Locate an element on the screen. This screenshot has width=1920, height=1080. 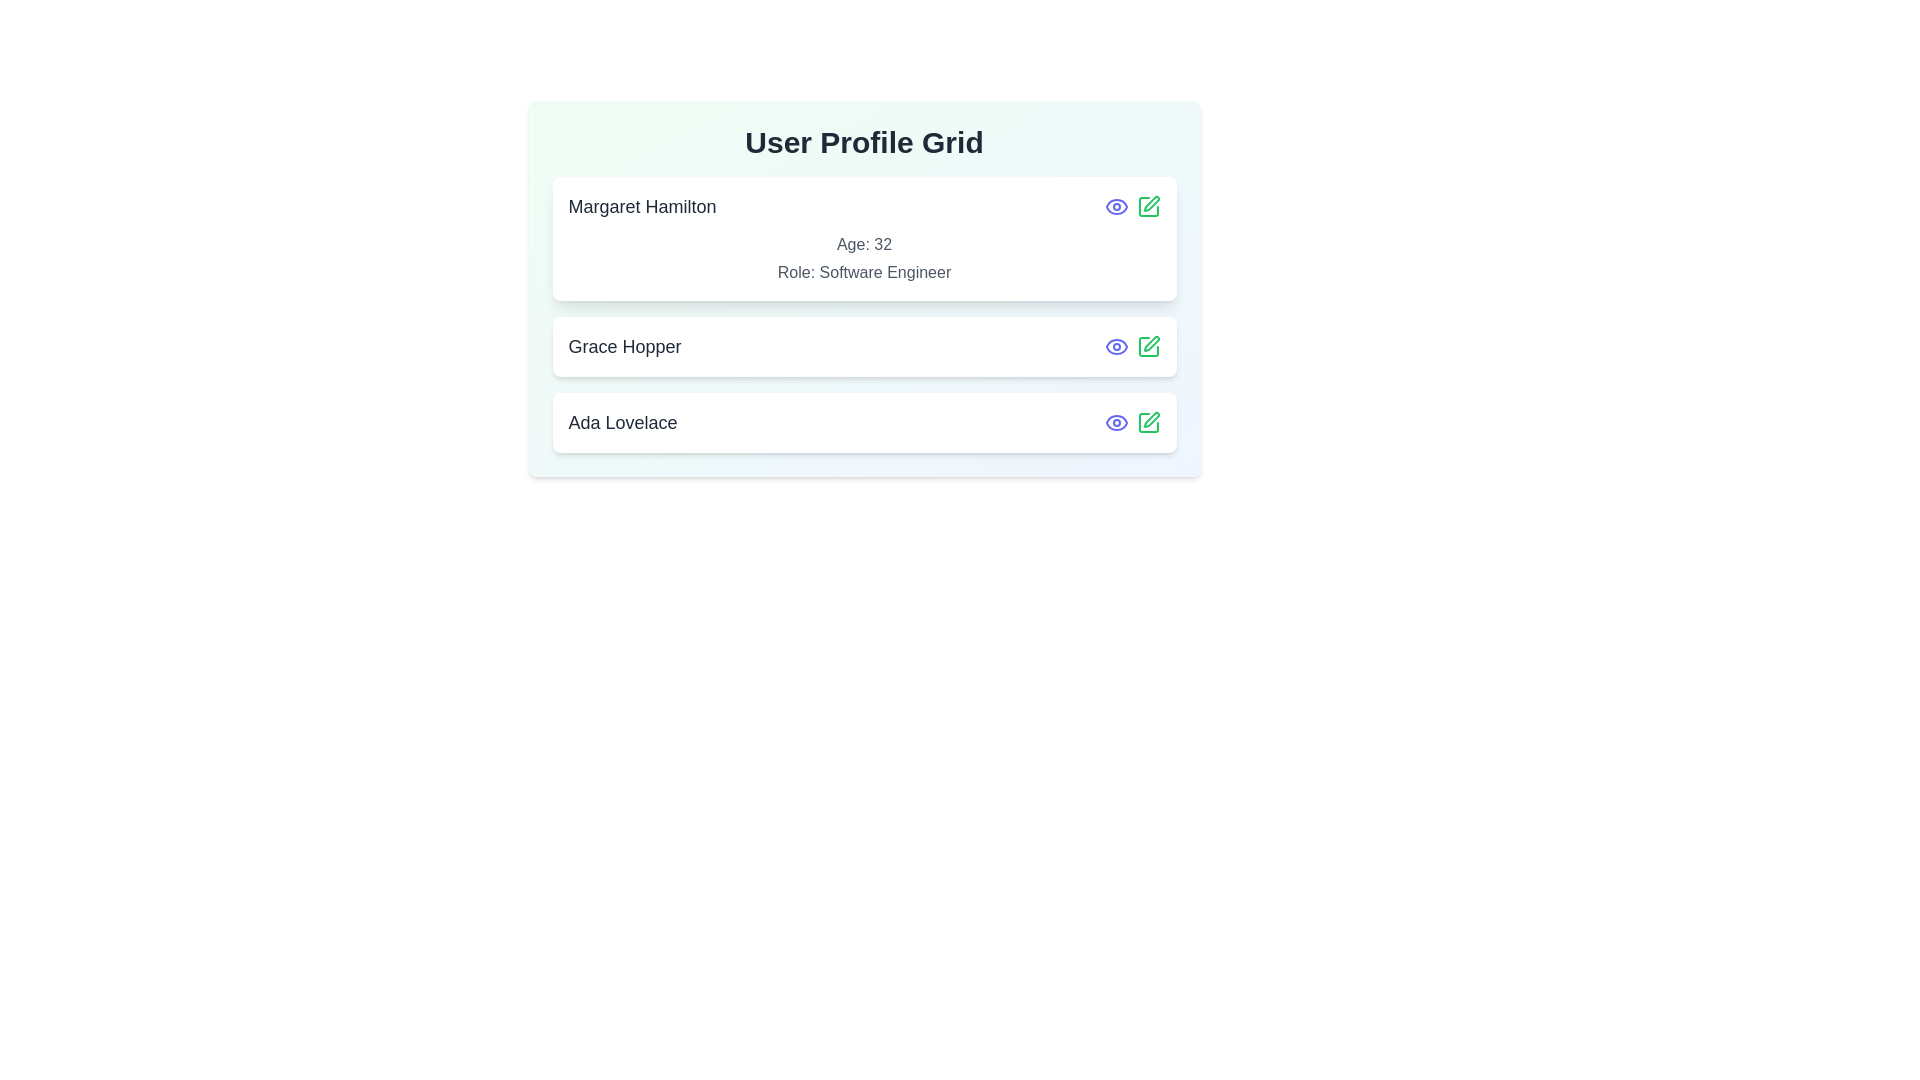
eye icon for the profile of Grace Hopper is located at coordinates (1115, 346).